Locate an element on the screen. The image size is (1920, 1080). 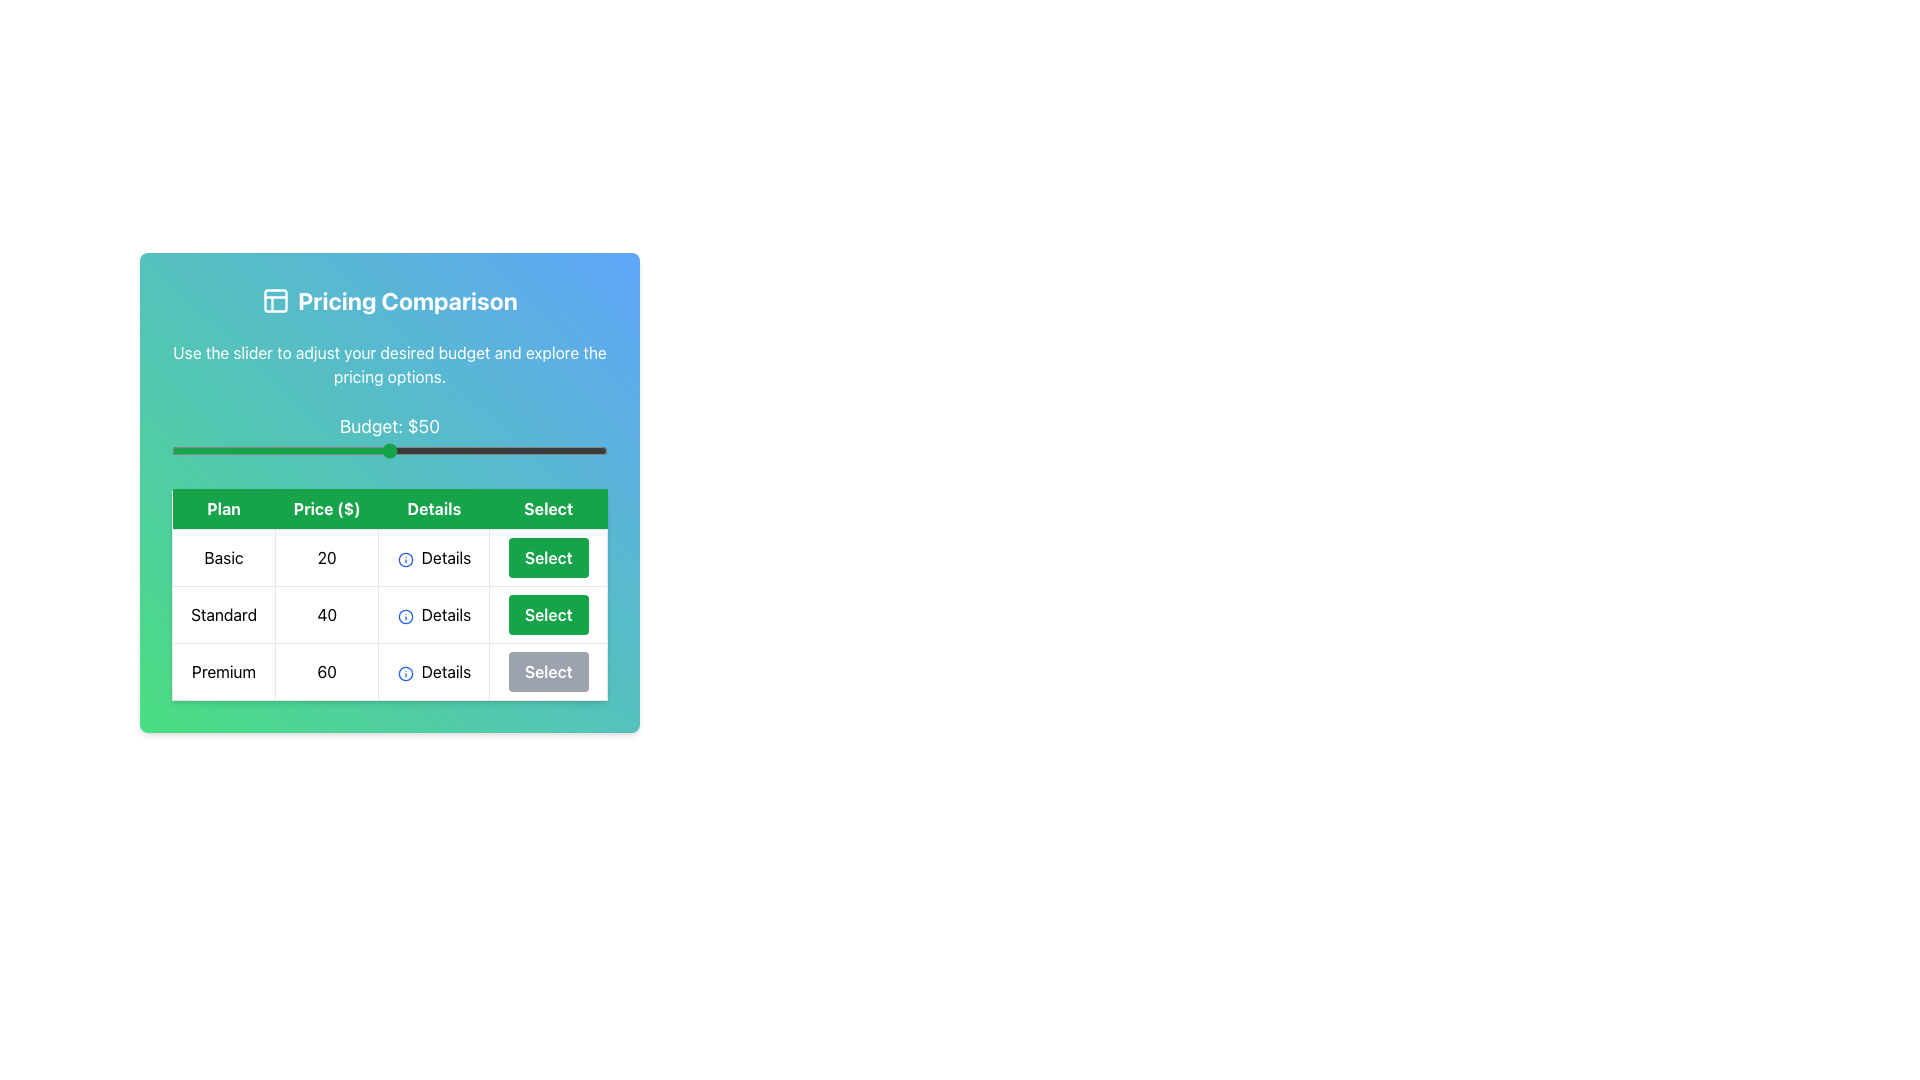
number displayed in the static text box containing '40', located in the second row of the 'Price ($)' column under the 'Pricing Comparison' heading is located at coordinates (327, 613).